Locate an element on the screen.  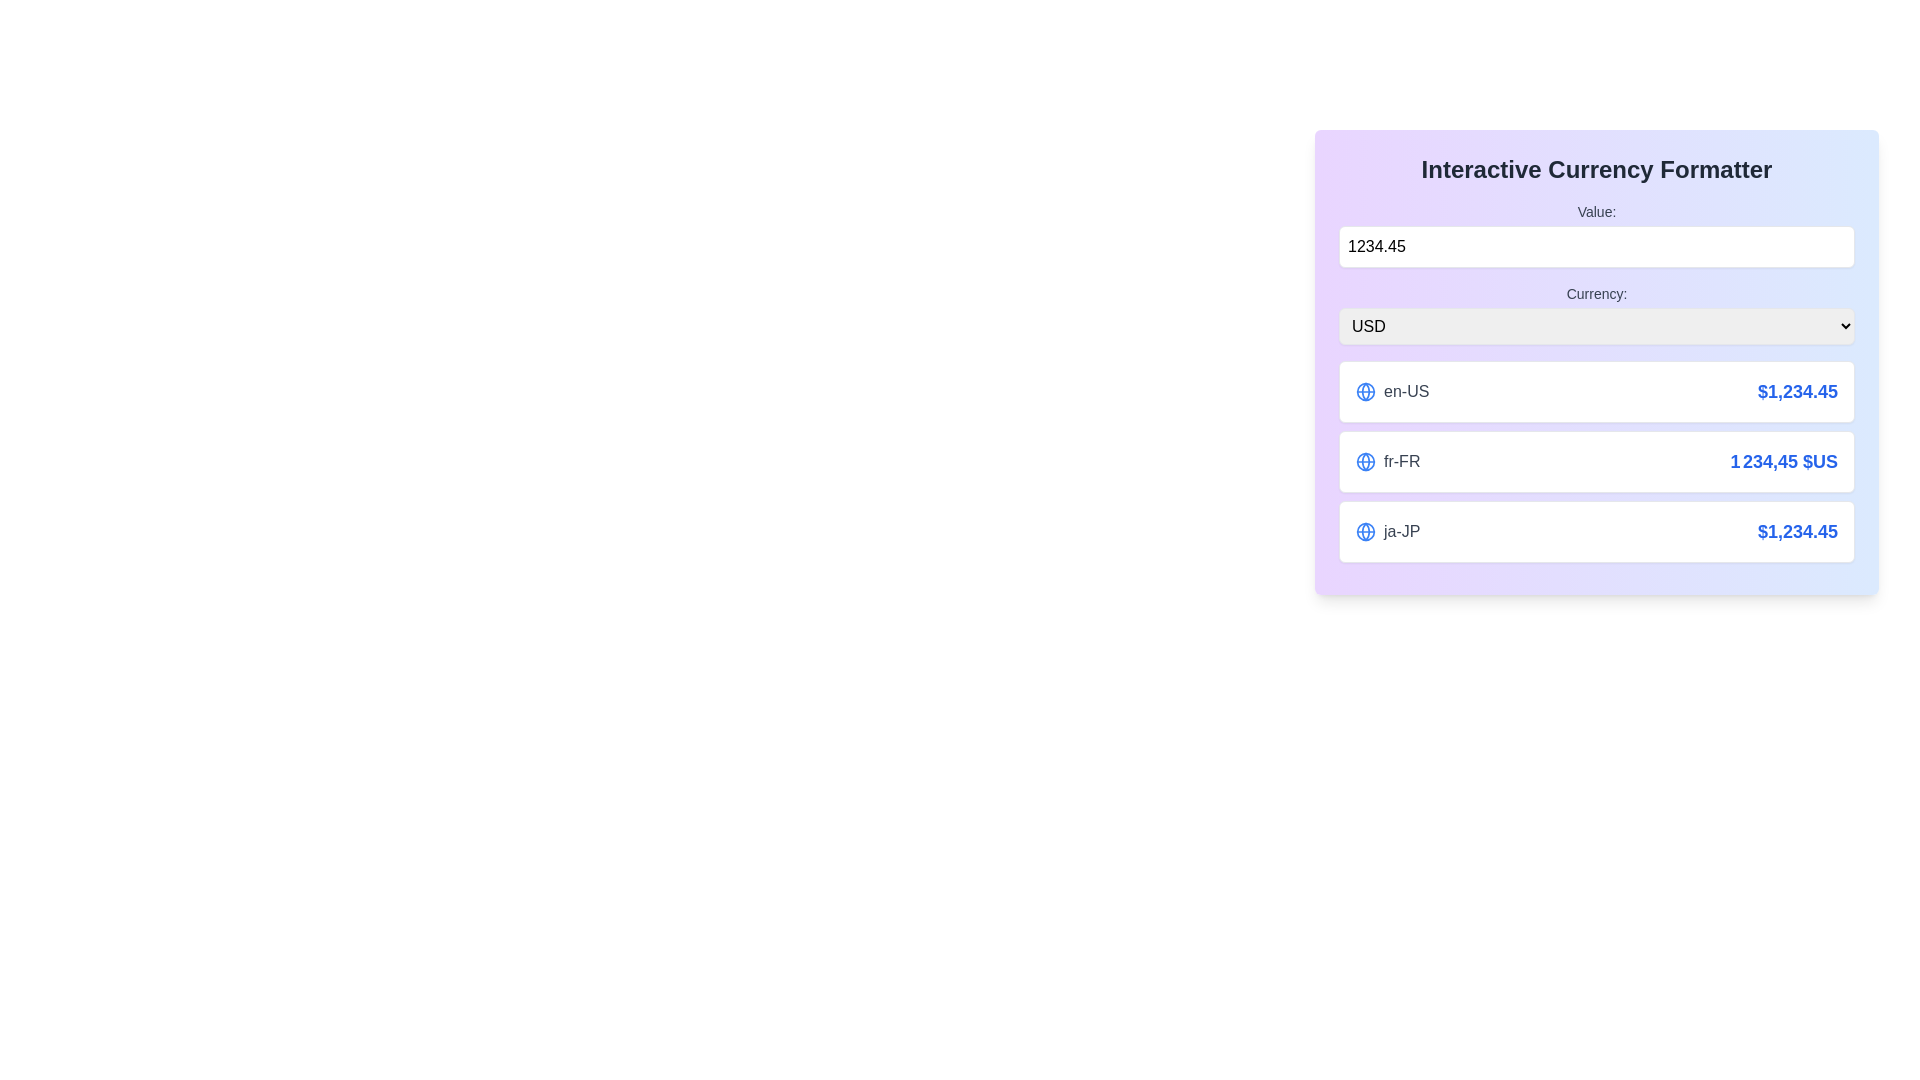
an option from the dropdown menu for changing the currency setting in the 'Interactive Currency Formatter' widget is located at coordinates (1596, 314).